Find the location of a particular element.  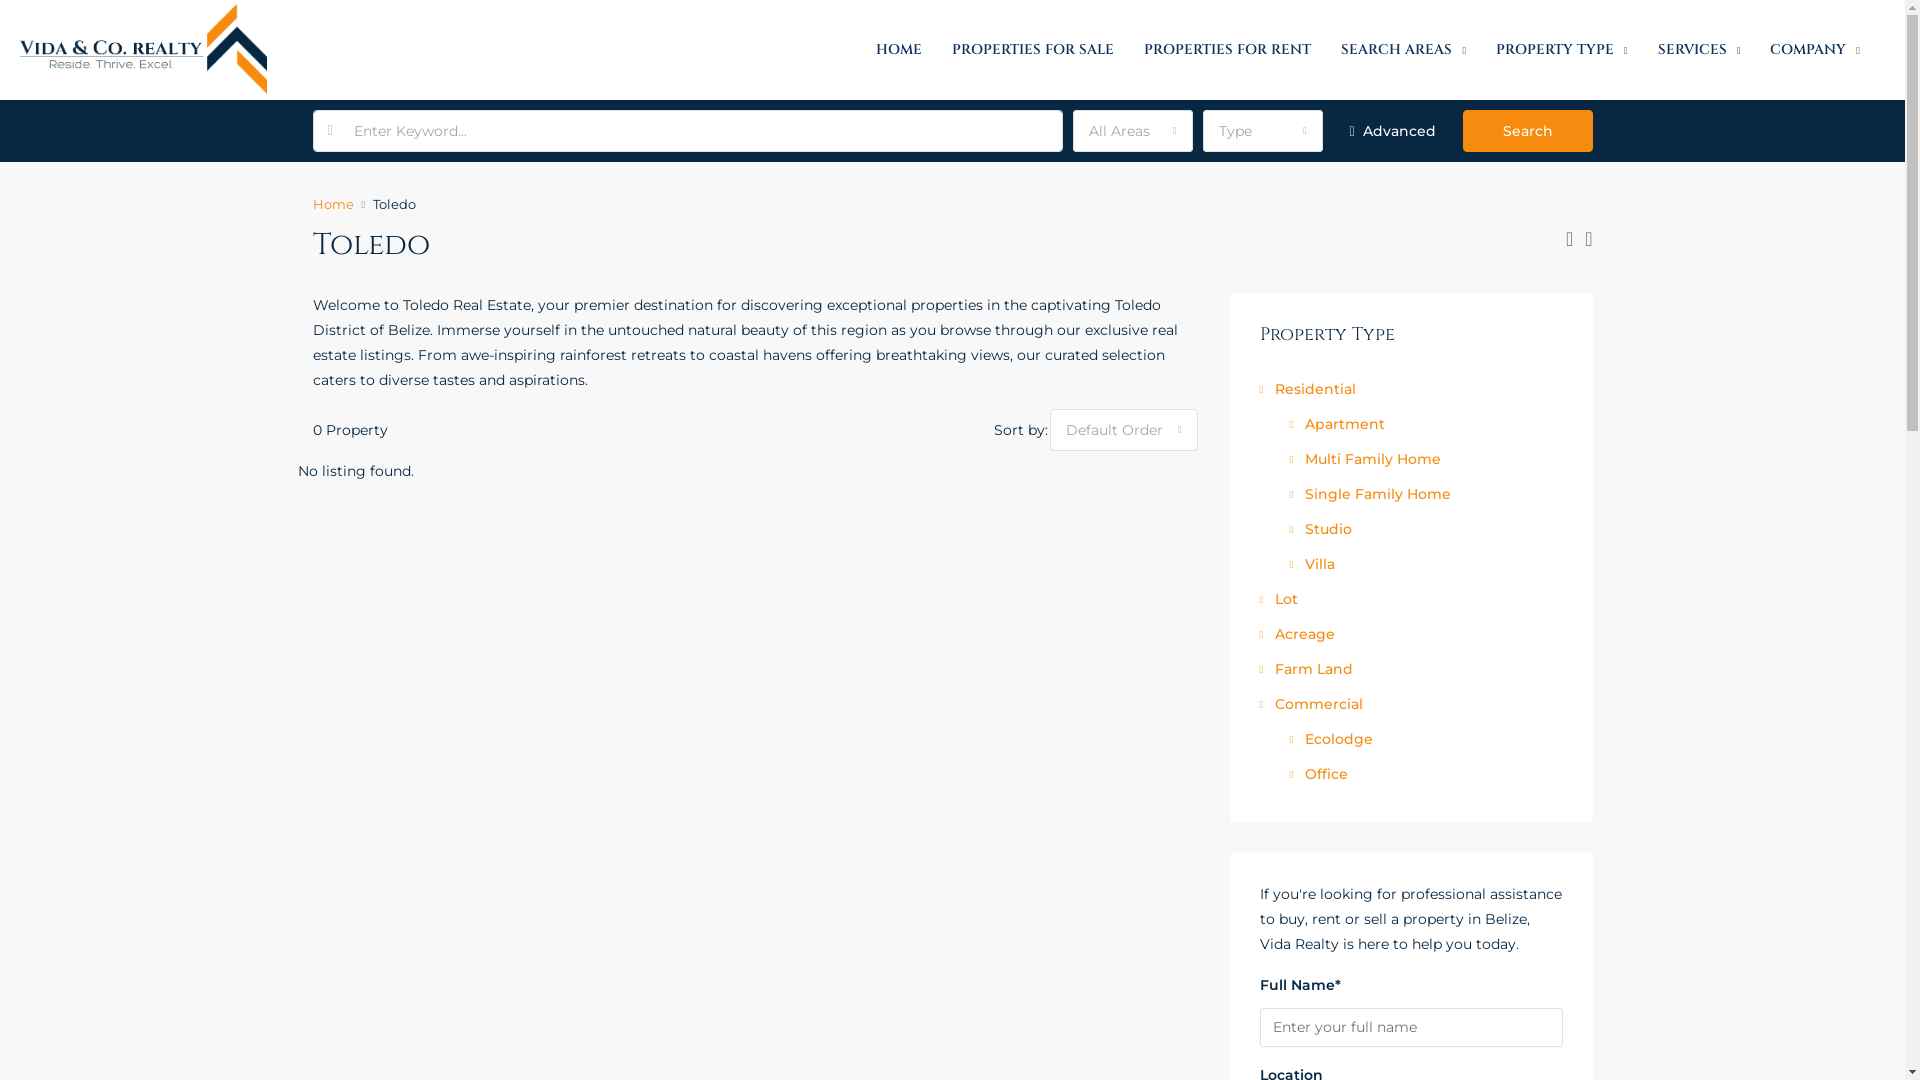

'Studio' is located at coordinates (1320, 527).